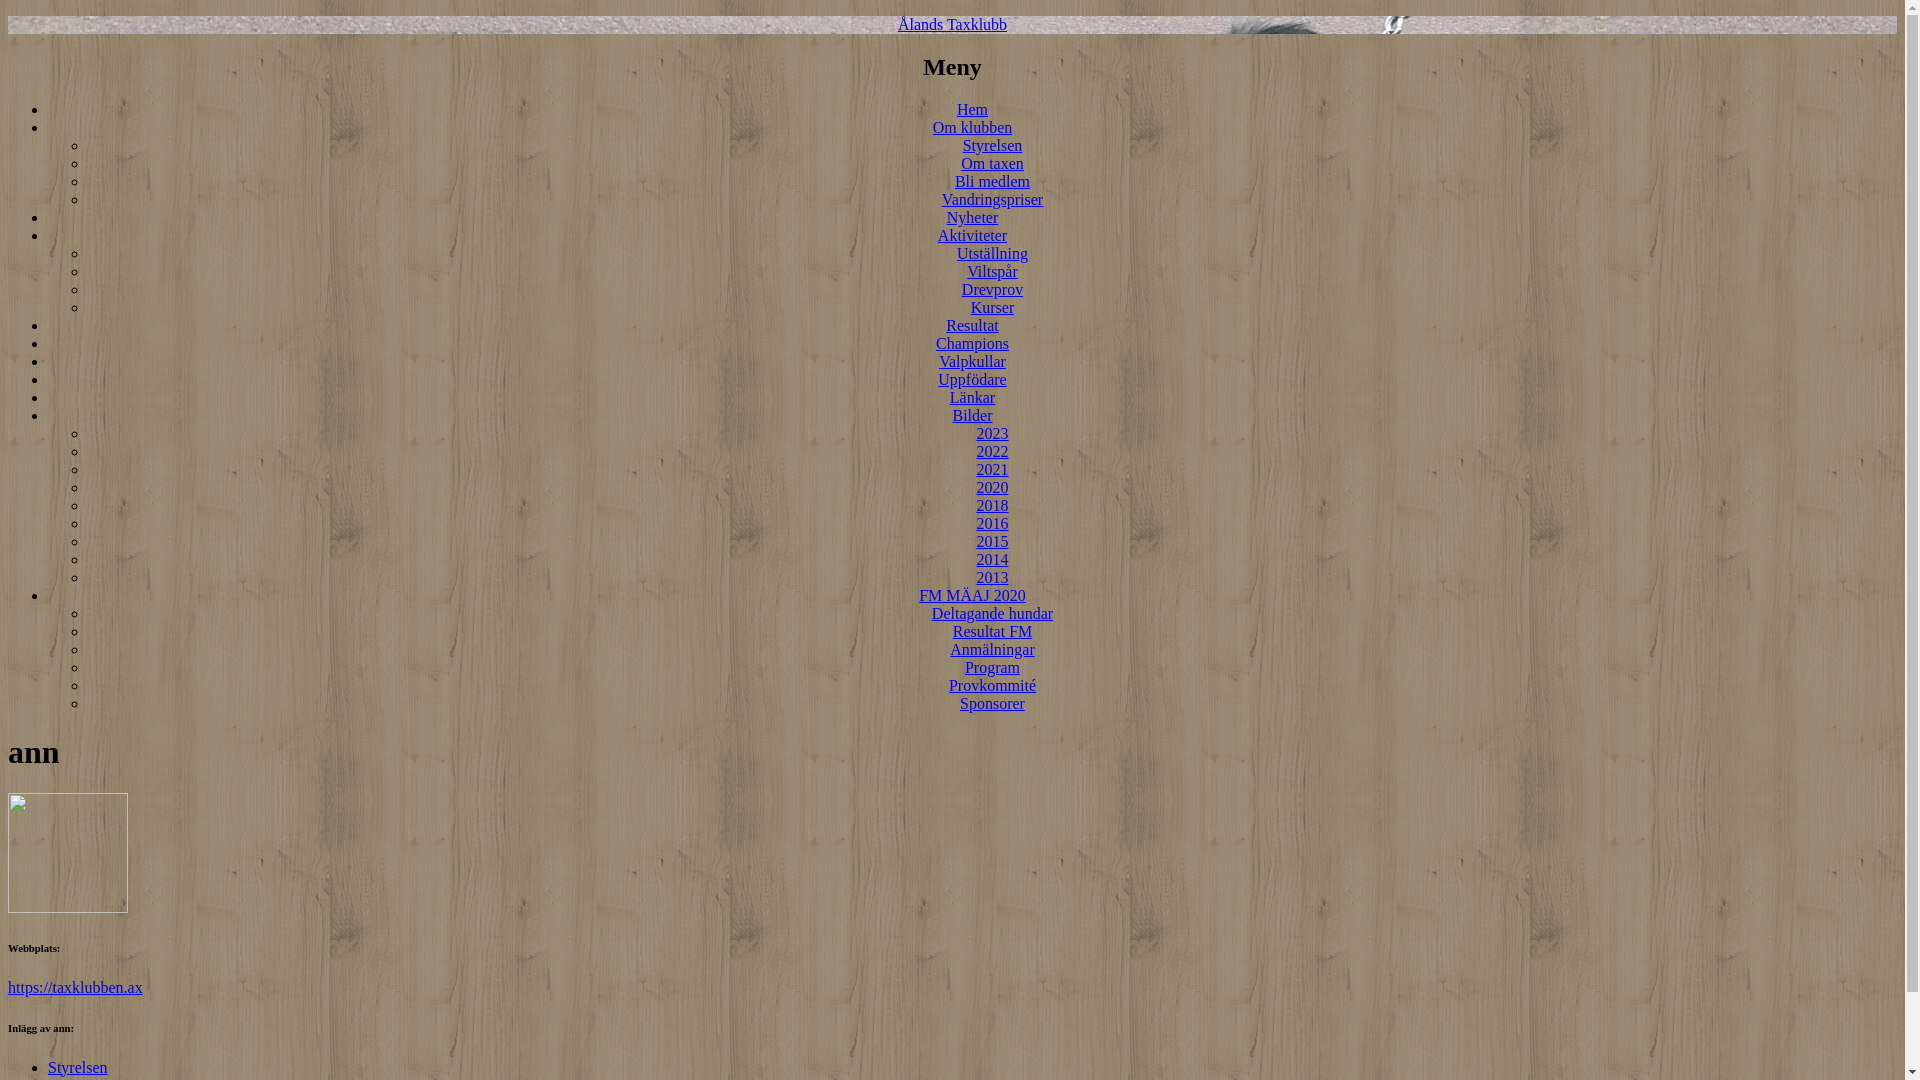 The width and height of the screenshot is (1920, 1080). I want to click on 'Deltagande hundar', so click(992, 612).